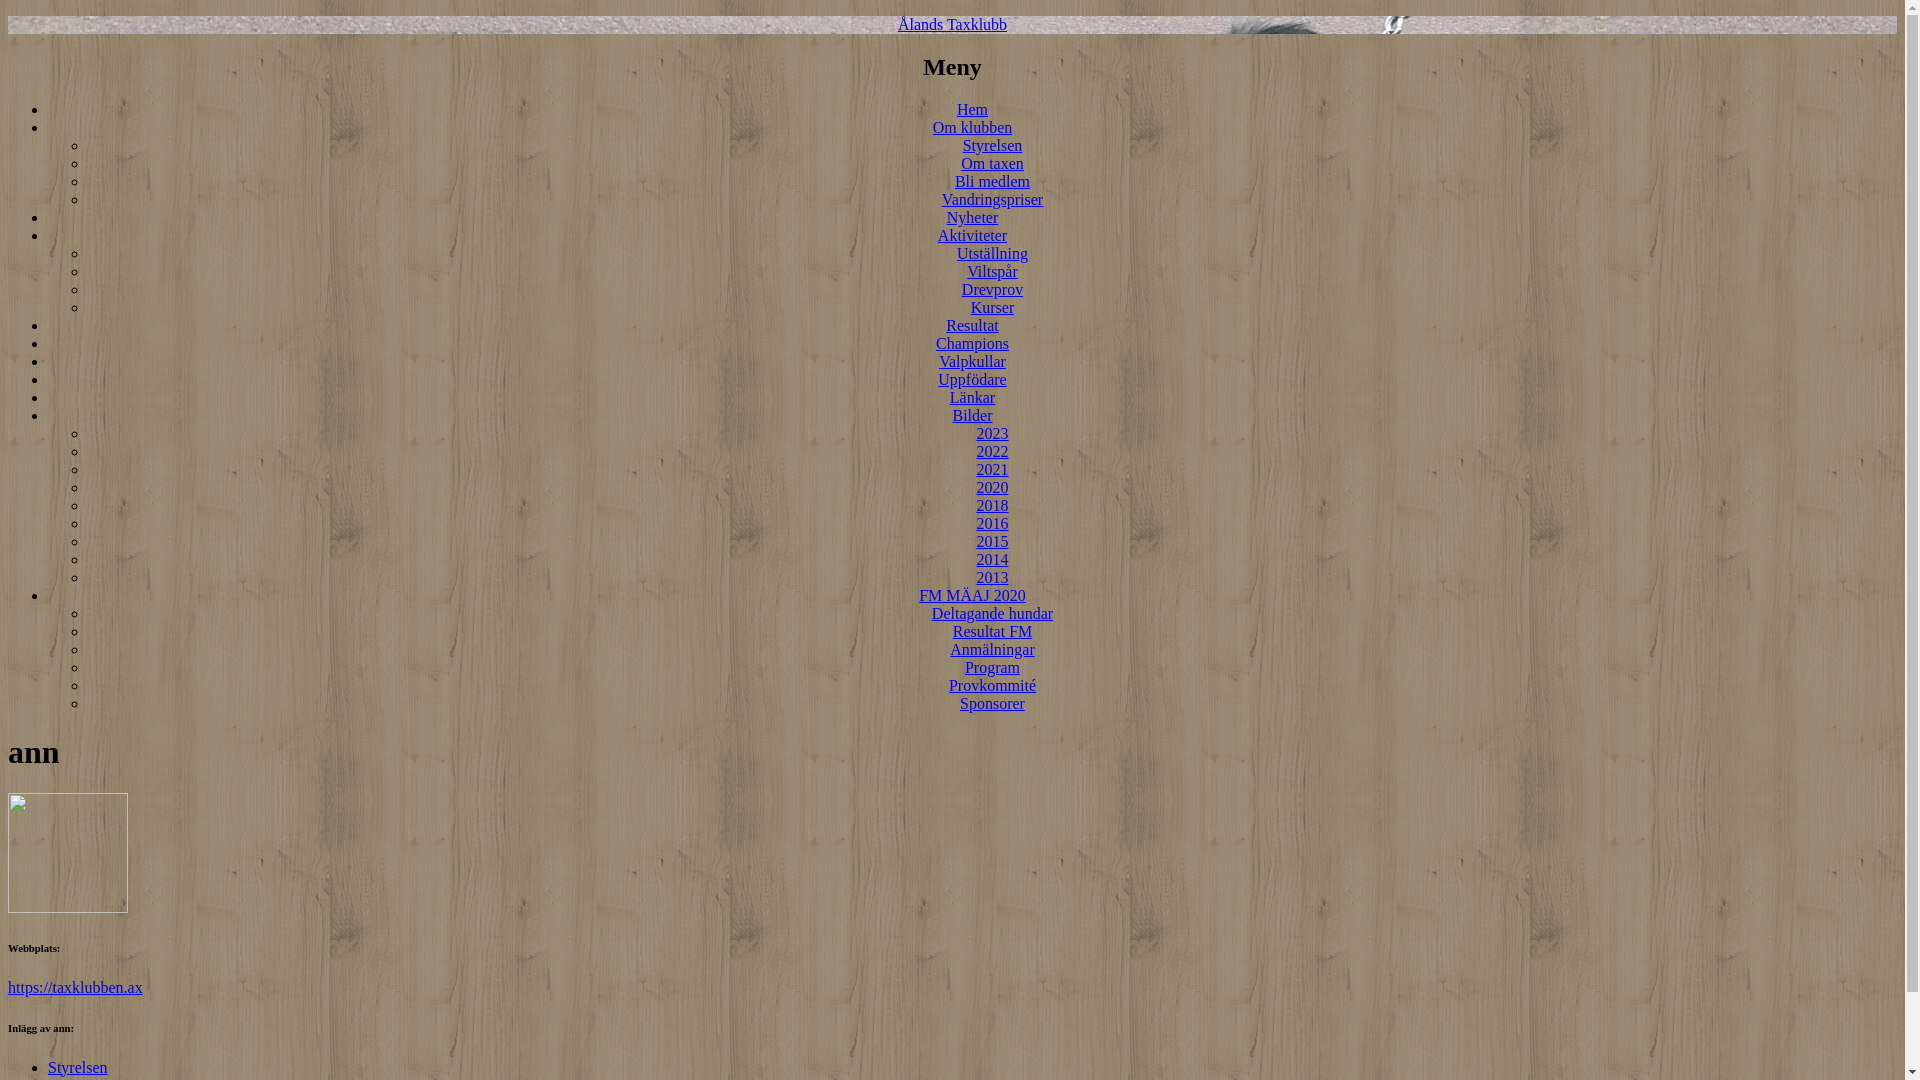 The width and height of the screenshot is (1920, 1080). I want to click on 'Deltagande hundar', so click(992, 612).